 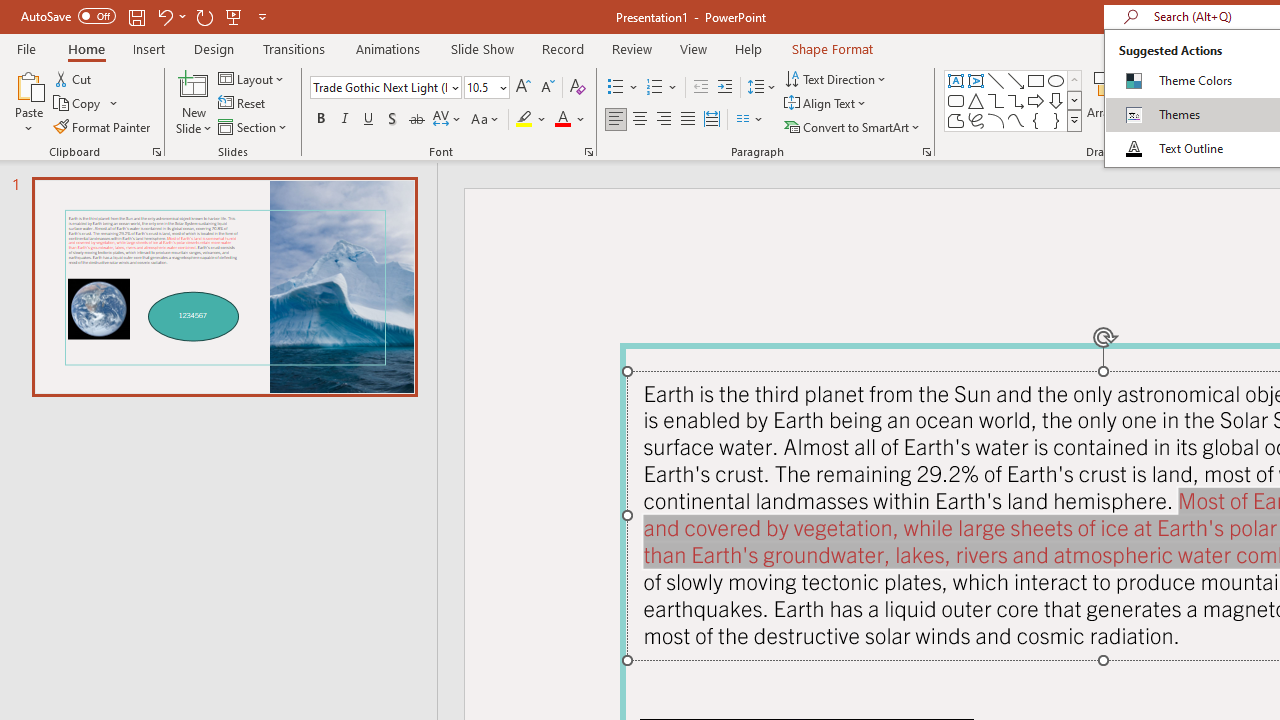 I want to click on 'Shape Fill Aqua, Accent 2', so click(x=1189, y=77).